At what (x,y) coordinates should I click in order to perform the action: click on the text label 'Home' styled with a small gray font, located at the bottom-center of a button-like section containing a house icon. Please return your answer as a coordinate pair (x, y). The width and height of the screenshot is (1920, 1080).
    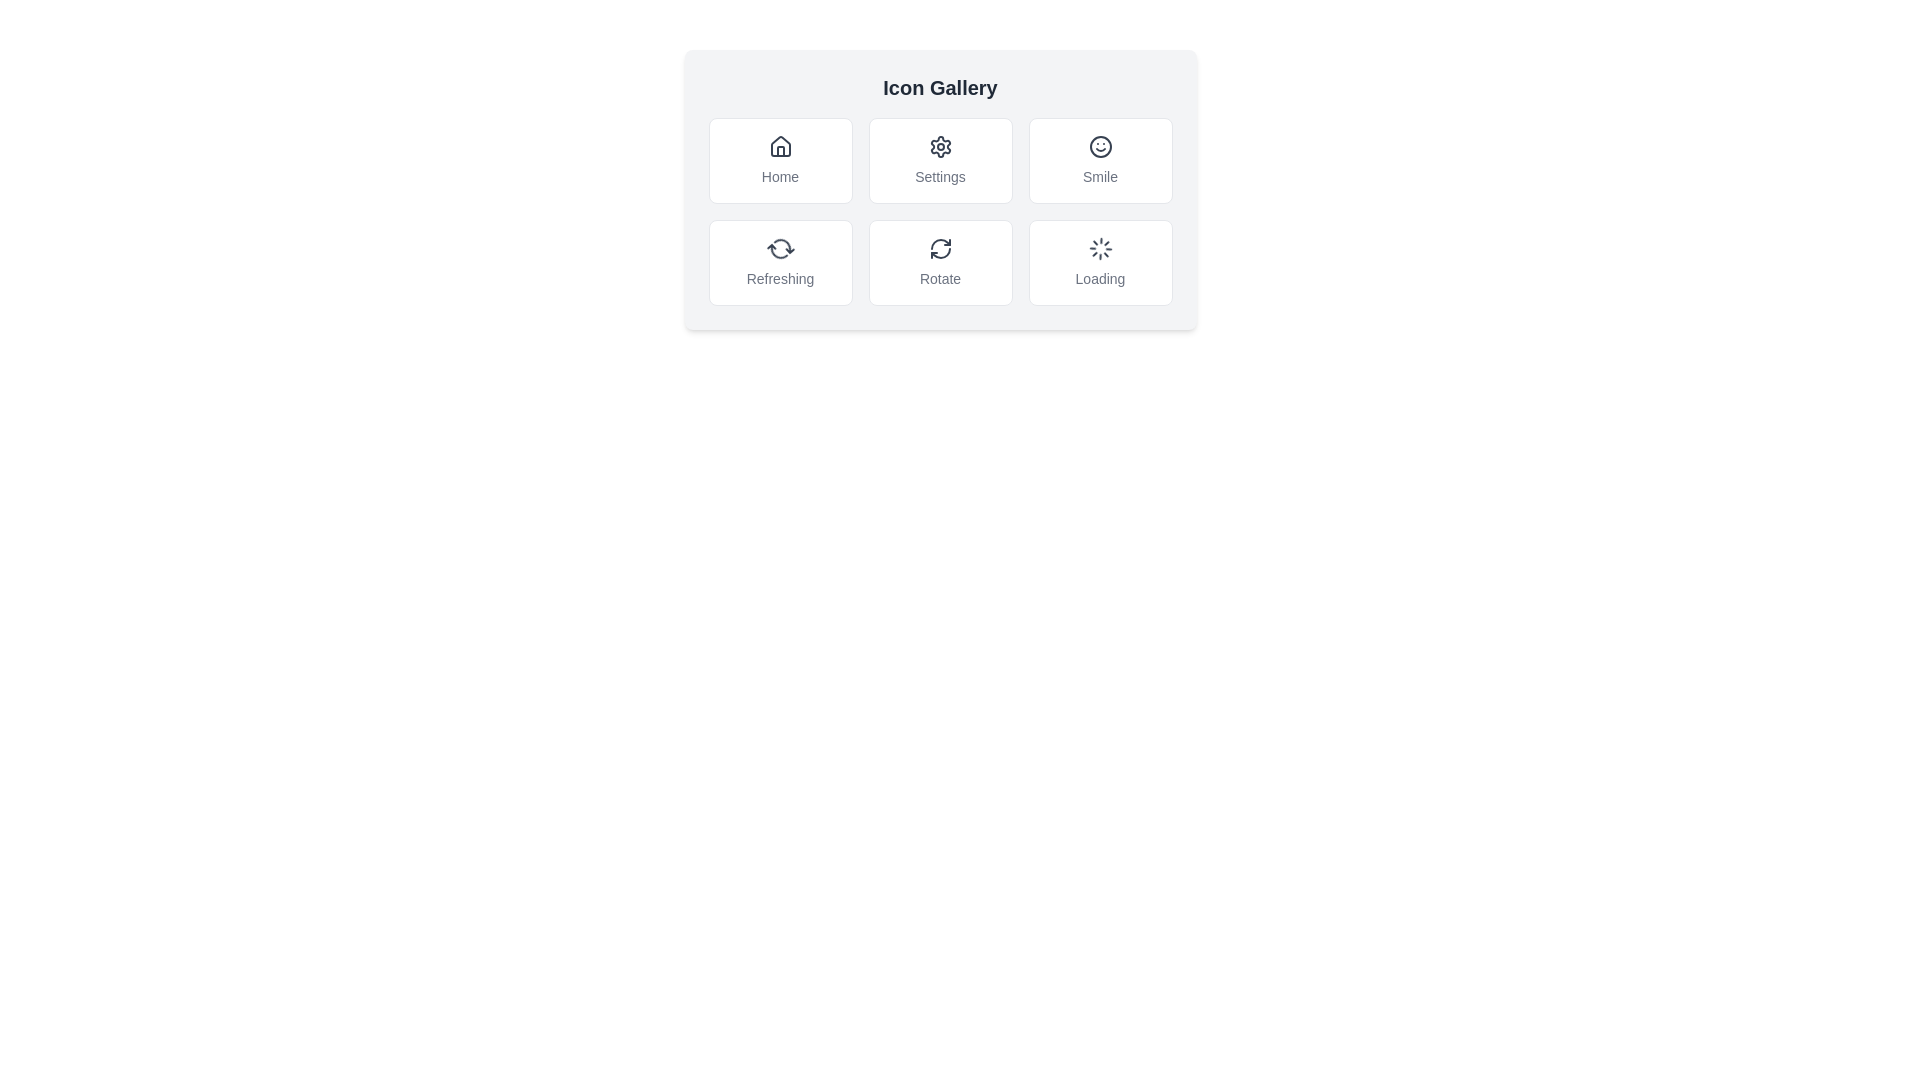
    Looking at the image, I should click on (779, 176).